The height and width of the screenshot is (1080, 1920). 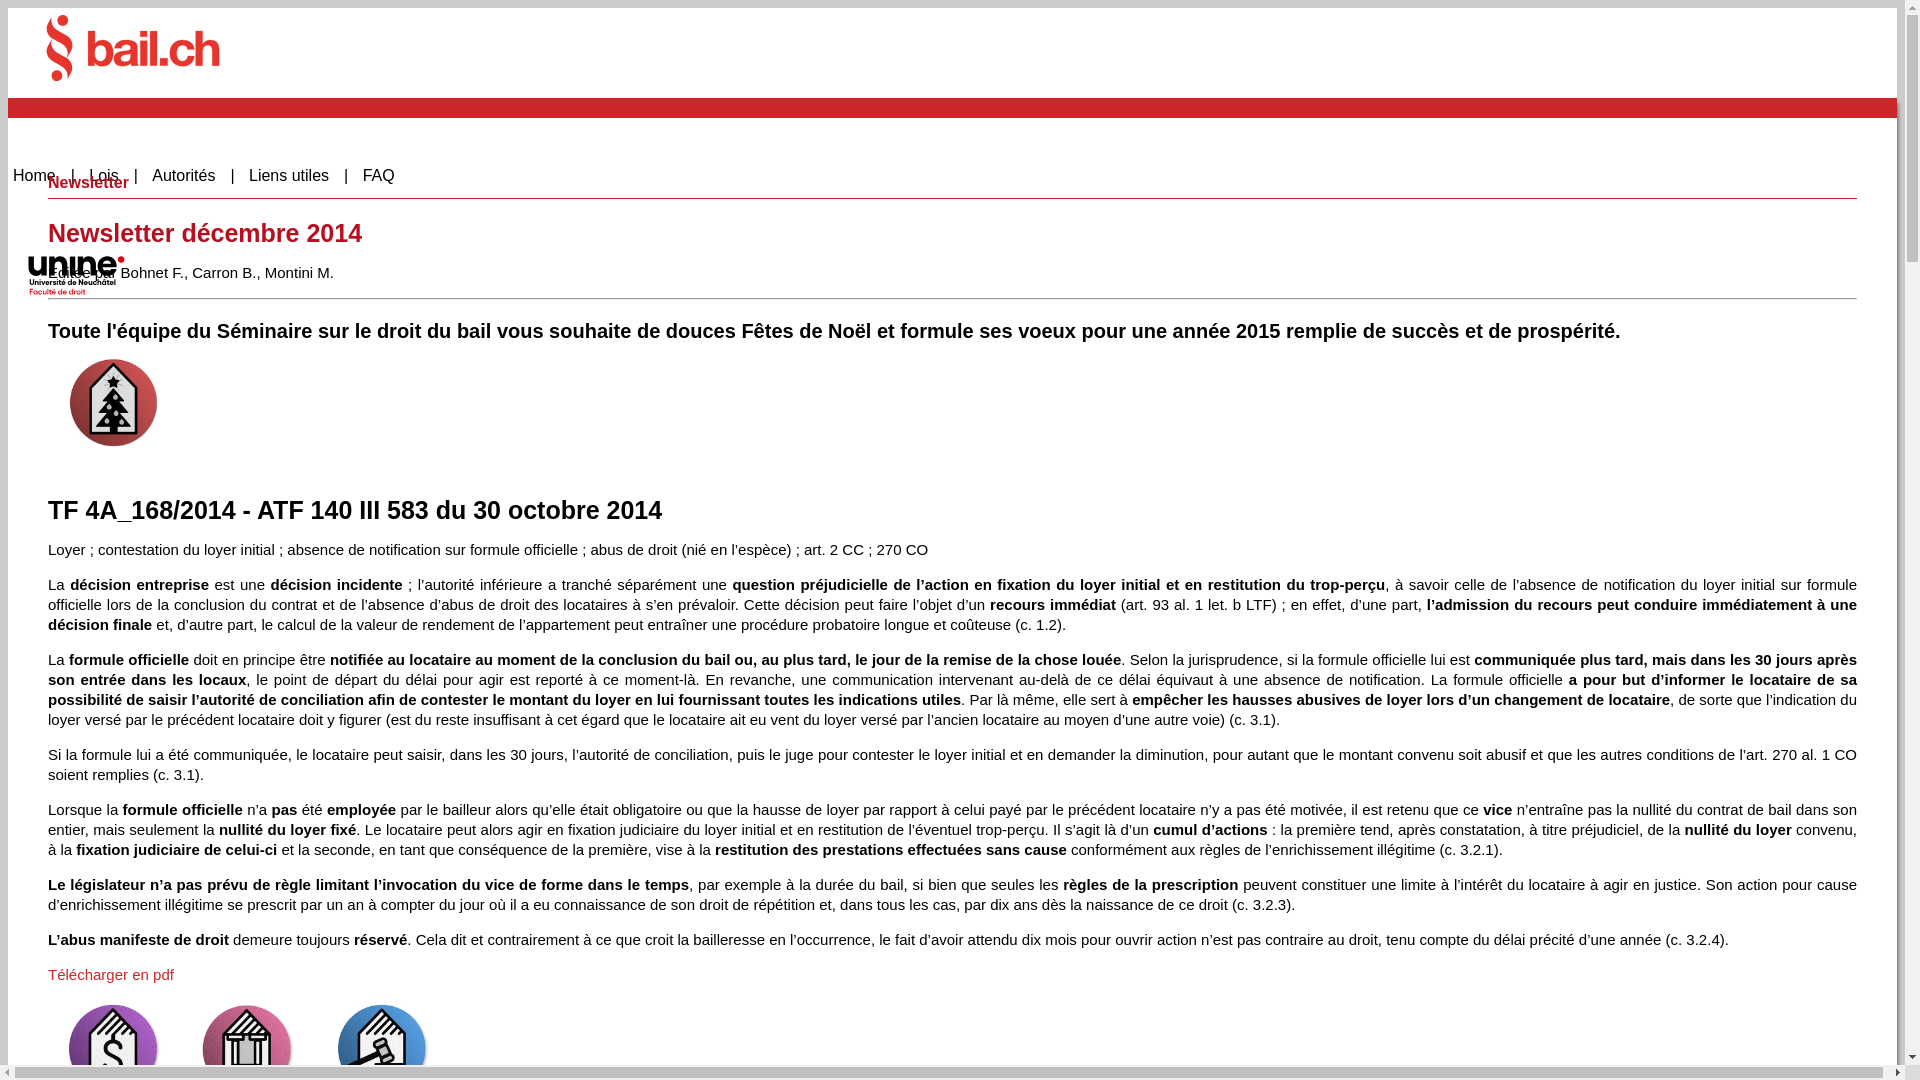 I want to click on 'FAQ', so click(x=386, y=175).